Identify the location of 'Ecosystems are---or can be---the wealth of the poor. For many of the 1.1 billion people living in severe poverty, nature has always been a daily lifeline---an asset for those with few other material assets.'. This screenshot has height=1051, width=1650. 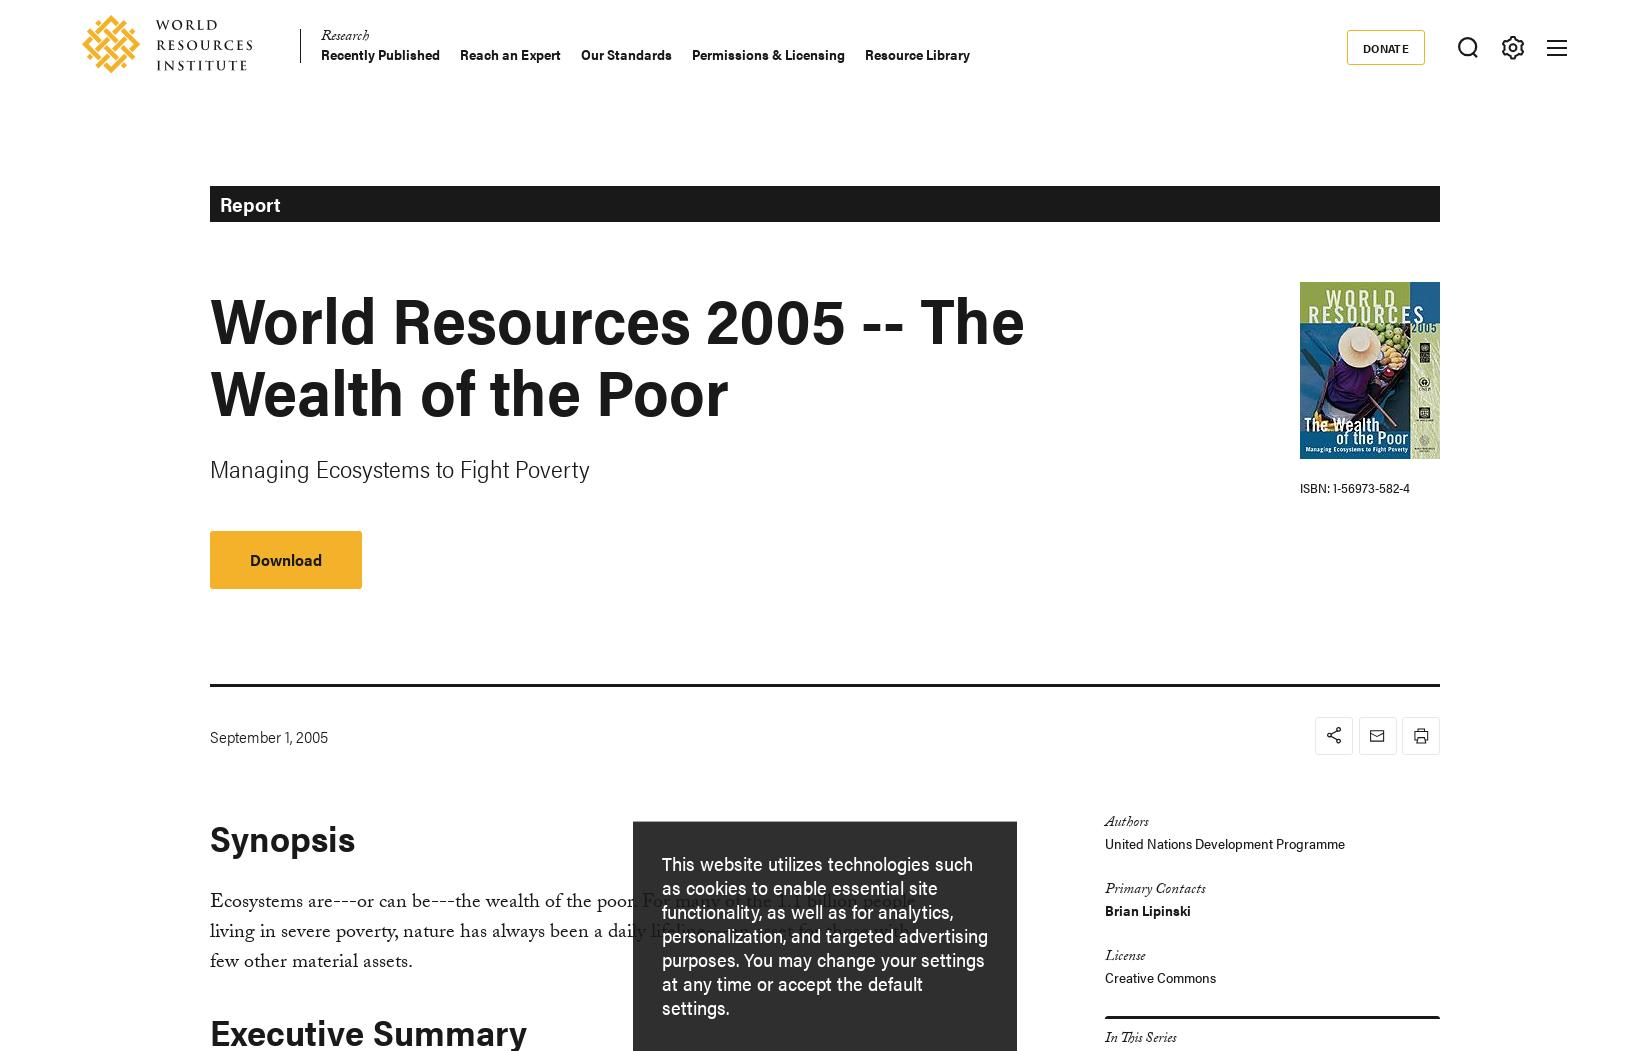
(560, 931).